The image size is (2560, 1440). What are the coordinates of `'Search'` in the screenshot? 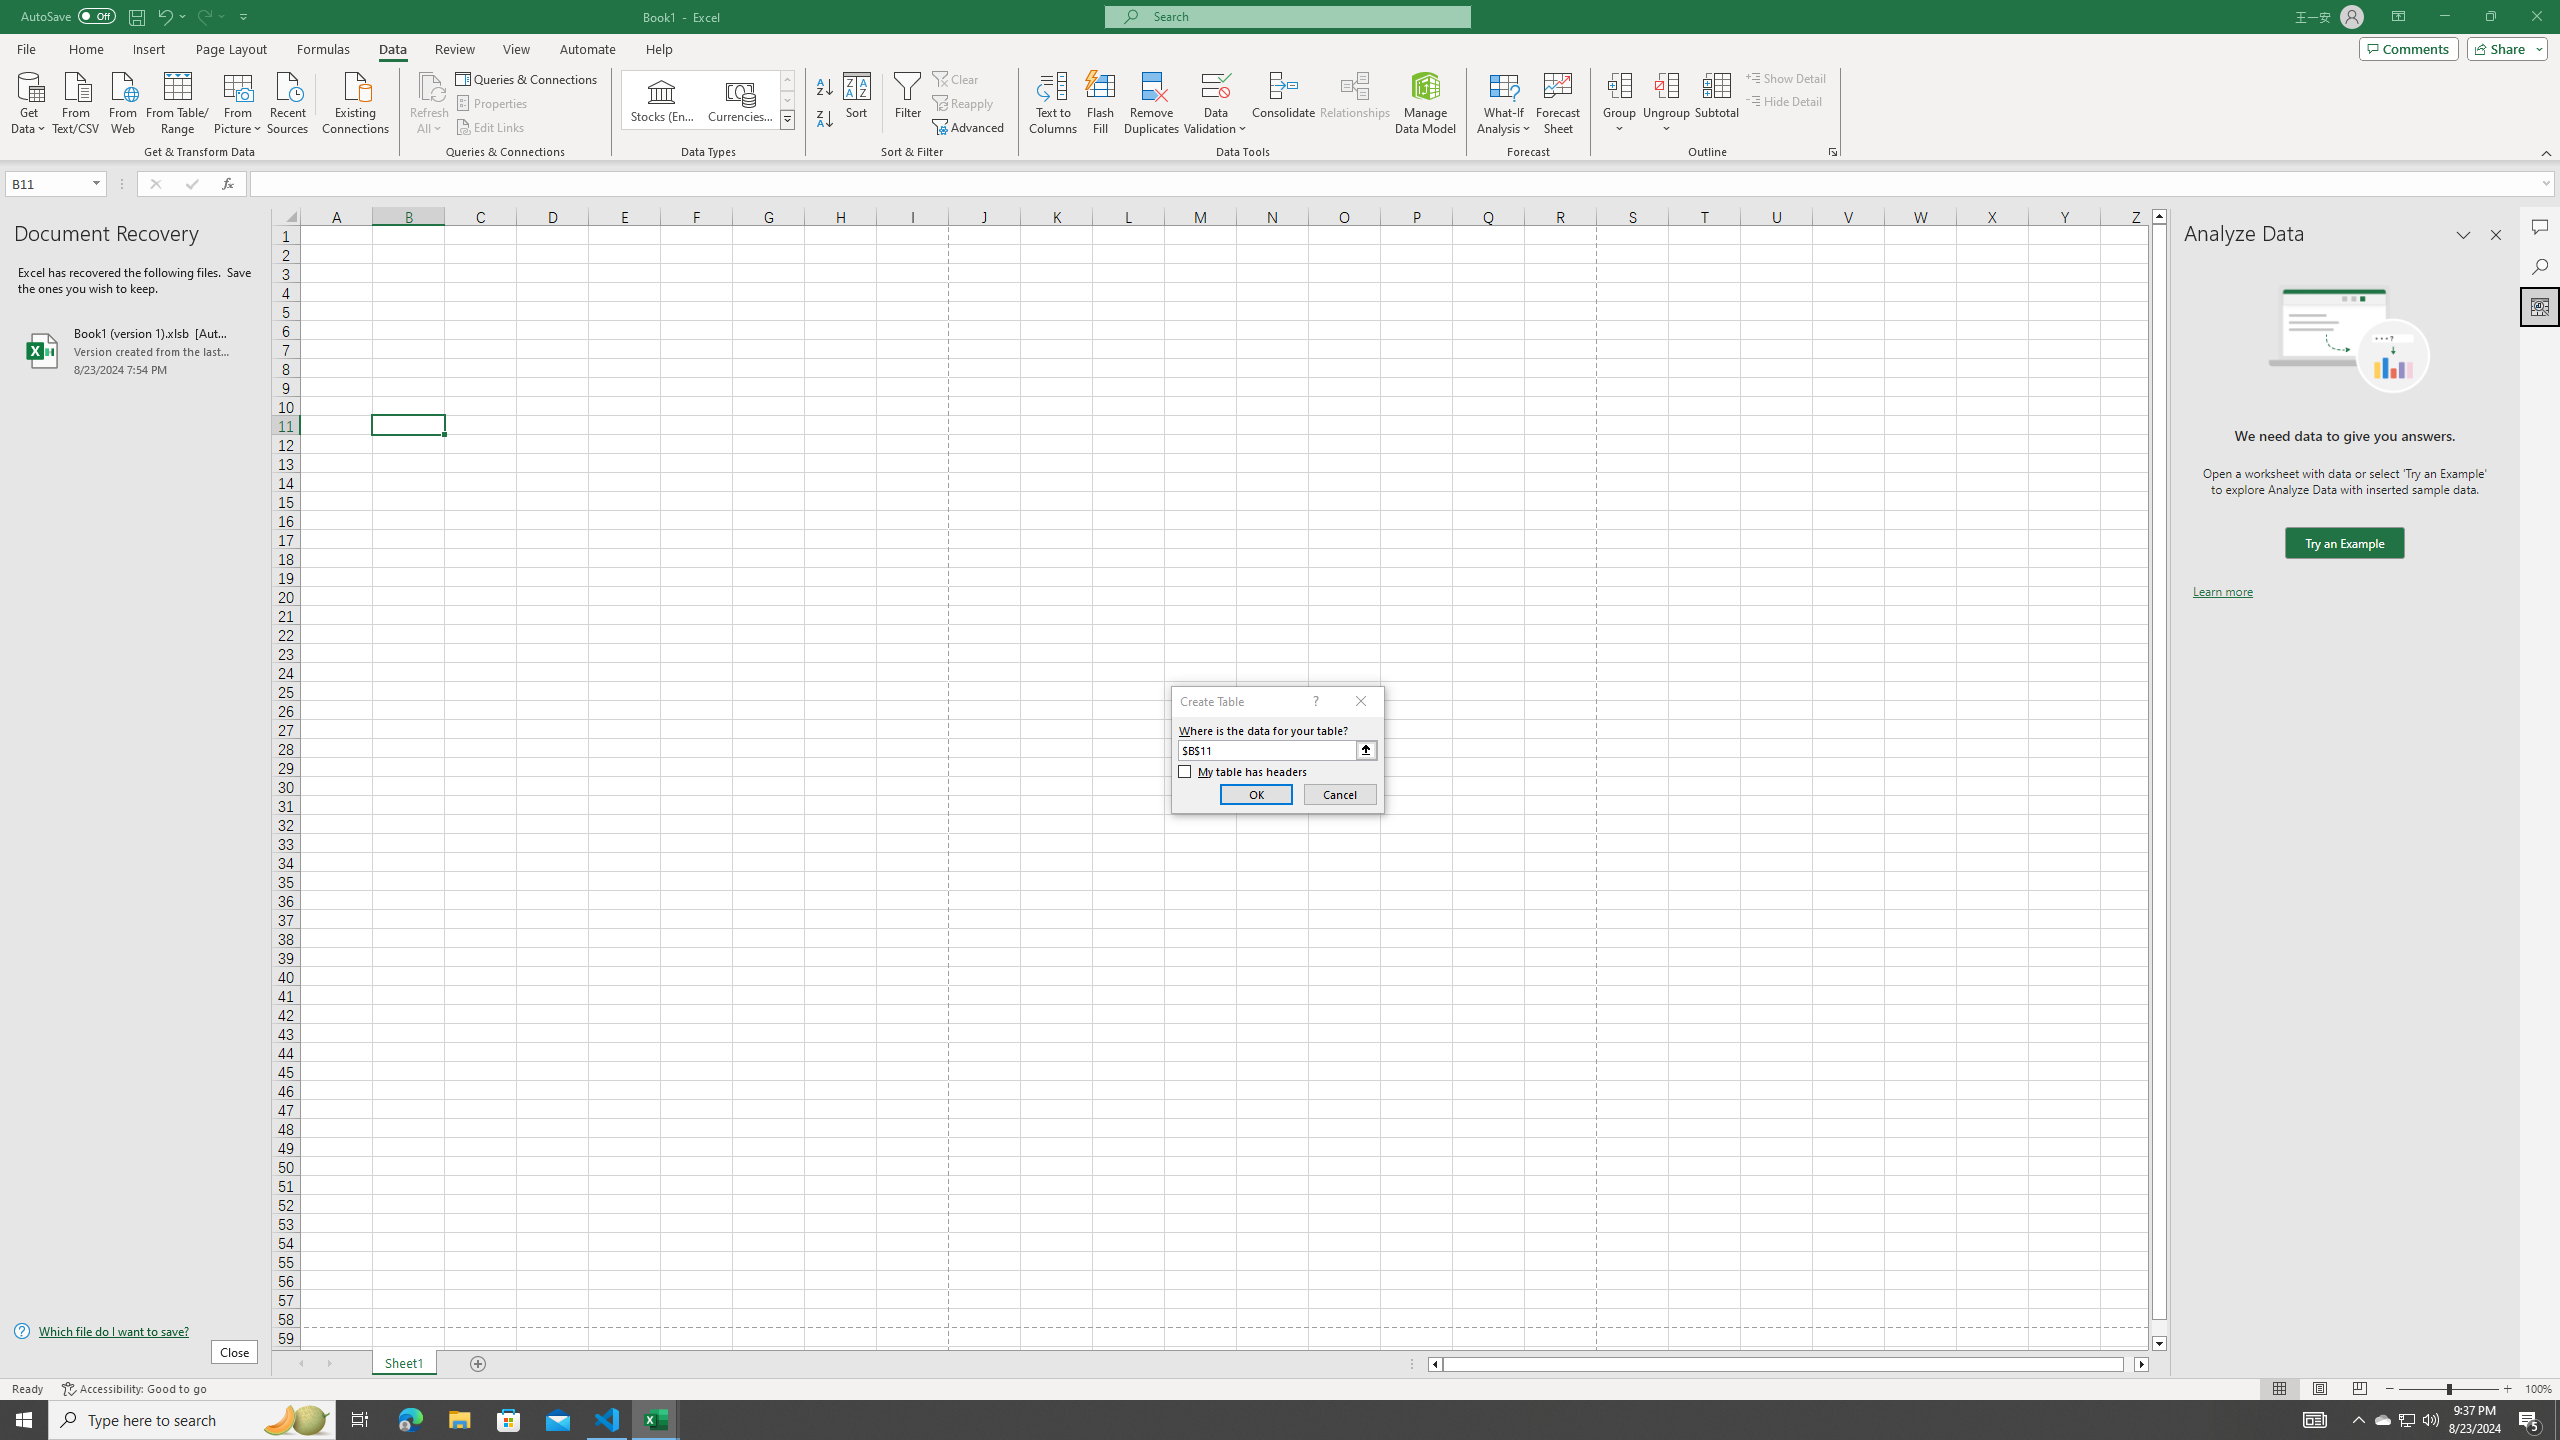 It's located at (2539, 267).